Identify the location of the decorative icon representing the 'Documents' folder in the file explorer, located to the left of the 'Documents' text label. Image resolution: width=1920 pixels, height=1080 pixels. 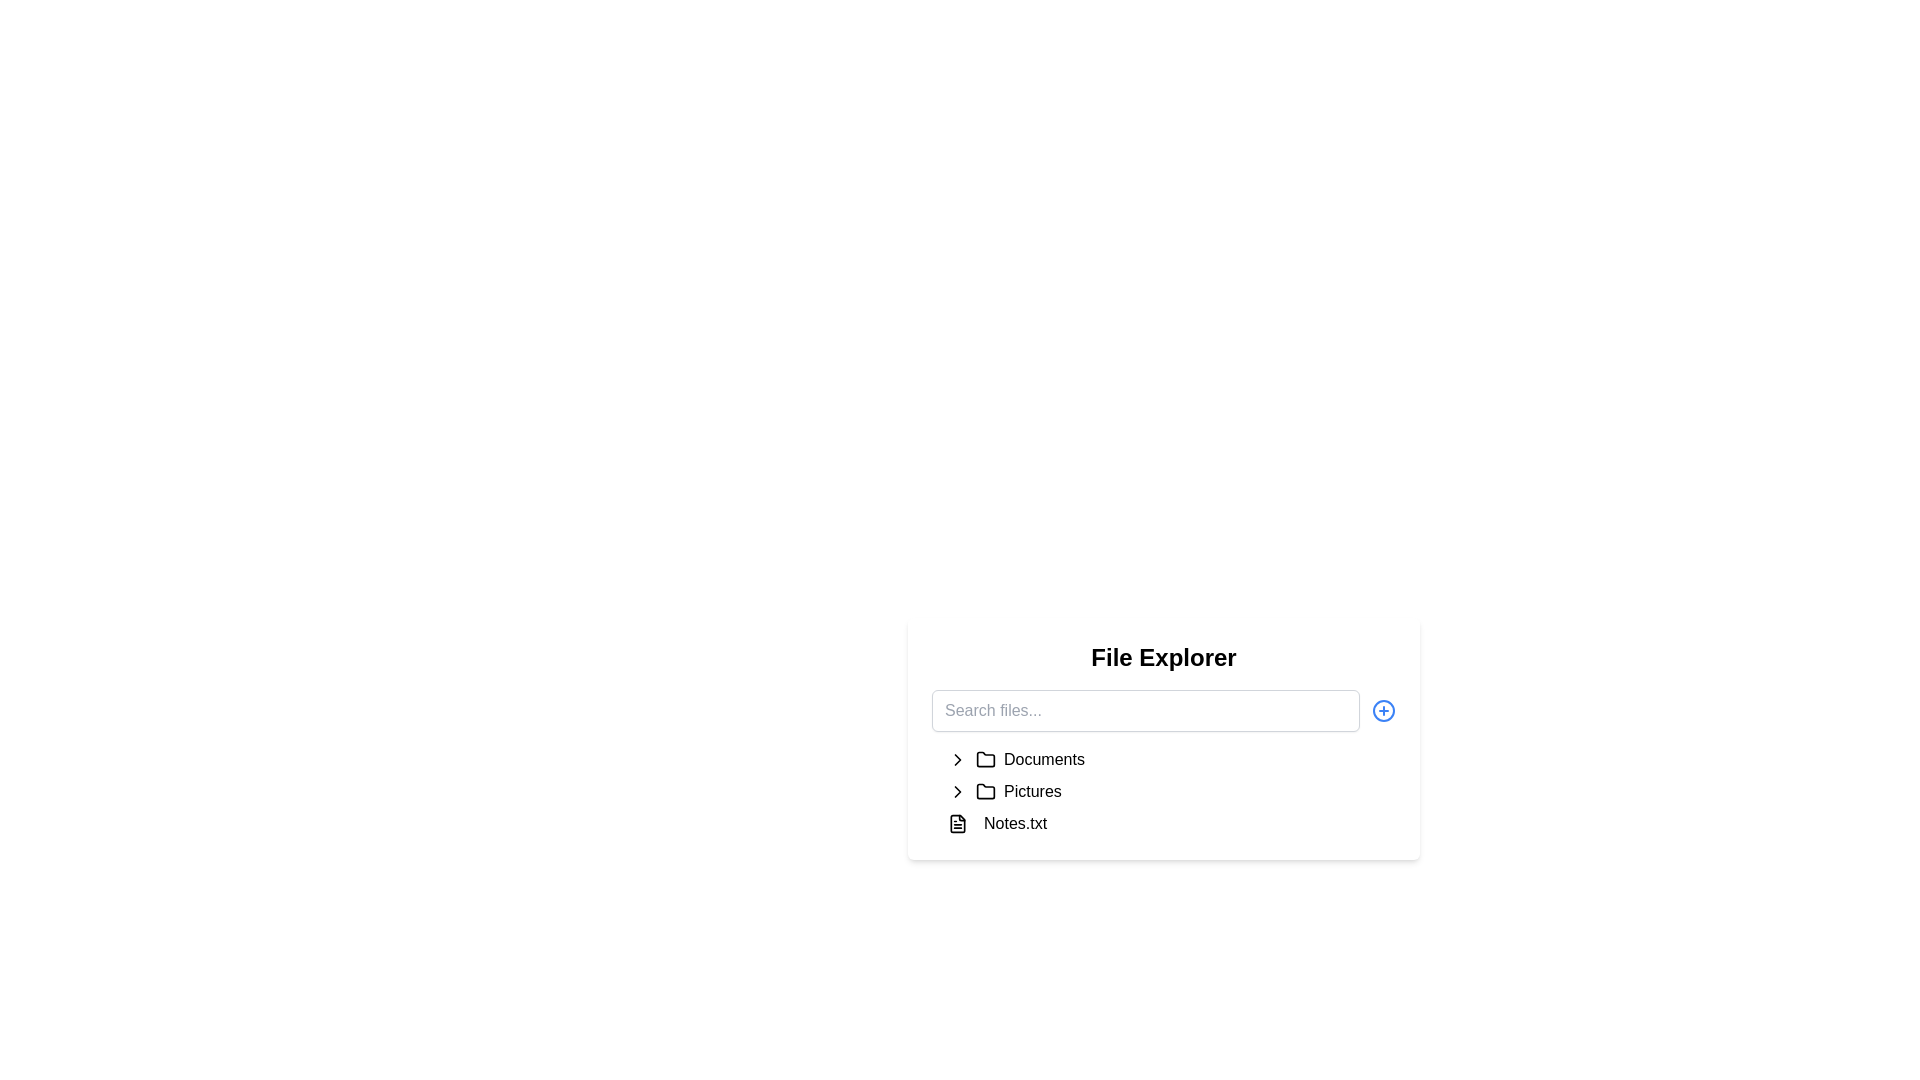
(985, 759).